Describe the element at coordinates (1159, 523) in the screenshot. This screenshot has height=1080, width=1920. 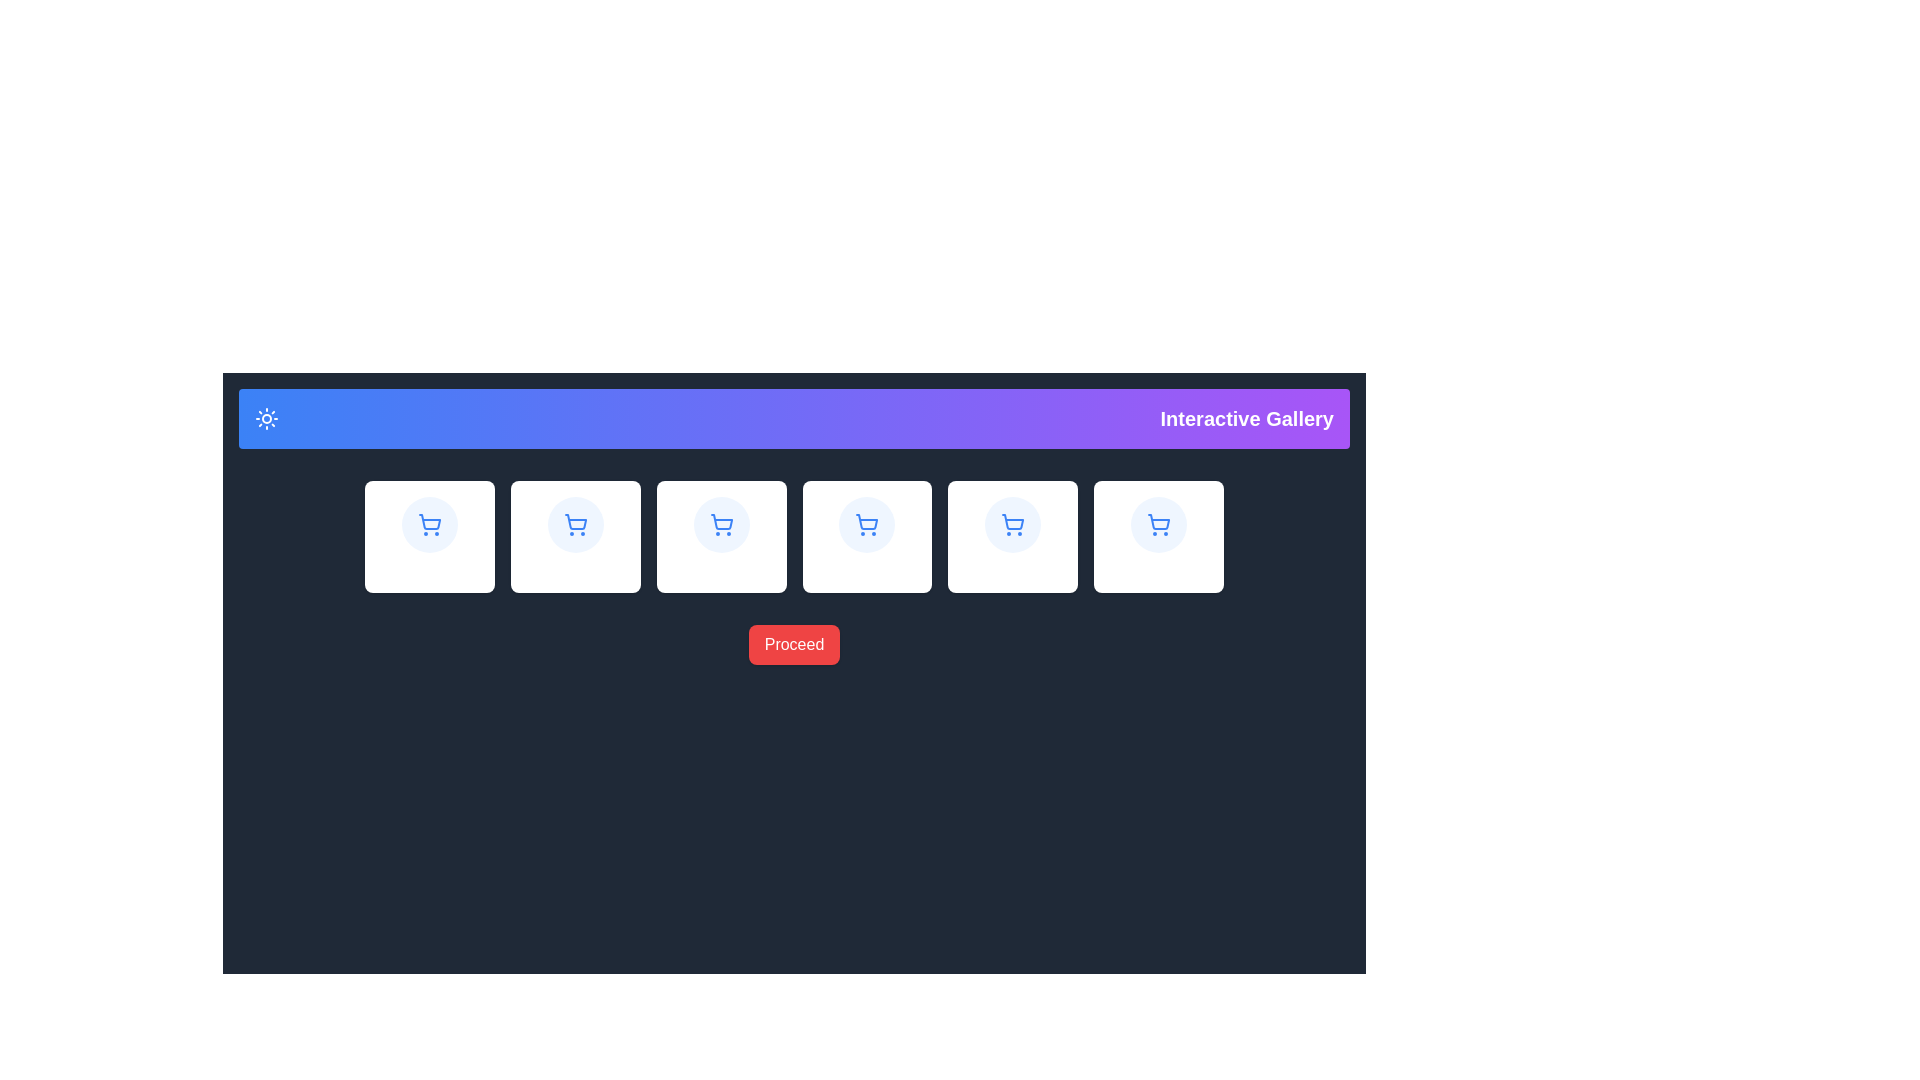
I see `the shopping action icon located at the bottom of the last card in the horizontal row of similar elements` at that location.